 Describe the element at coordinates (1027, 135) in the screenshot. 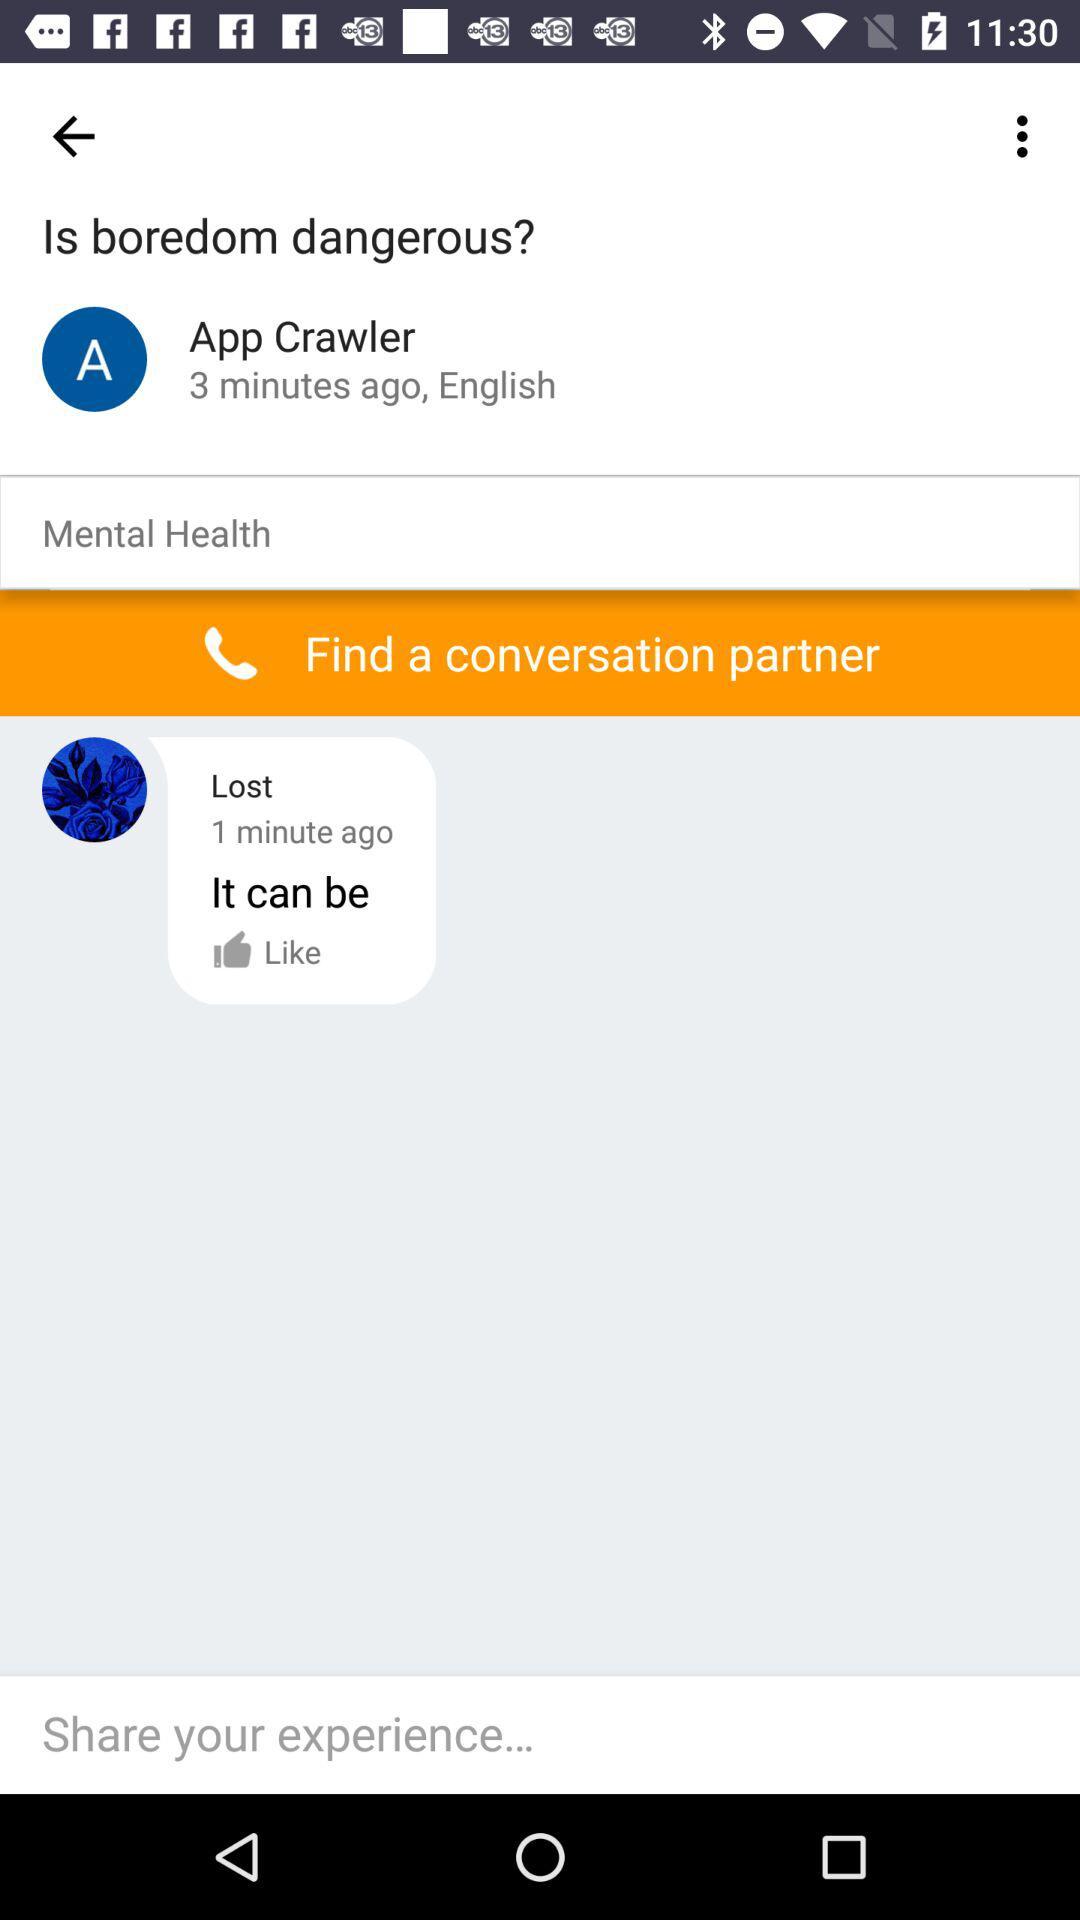

I see `icon to the right of is boredom dangerous? item` at that location.